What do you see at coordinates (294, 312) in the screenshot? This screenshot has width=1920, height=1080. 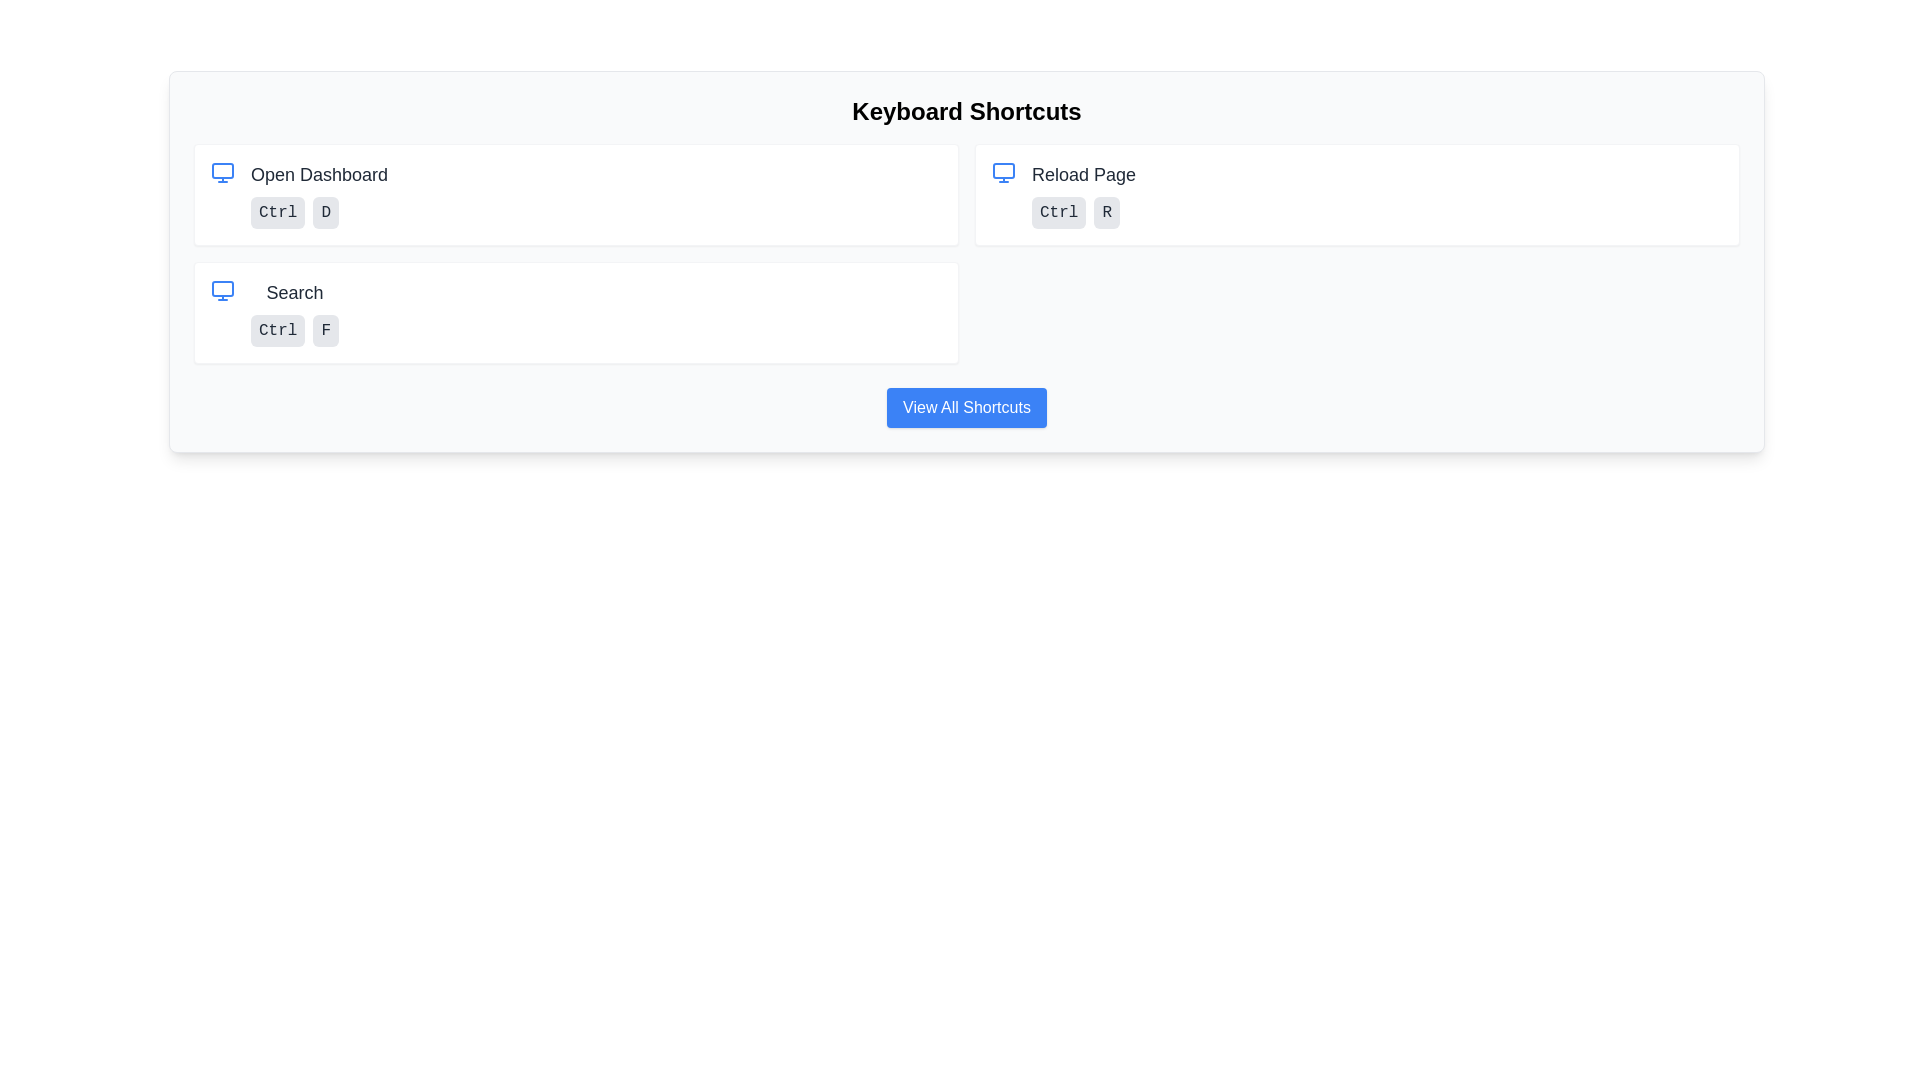 I see `the 'Ctrl' button in the Shortcut description item that reads 'Search' with the keyboard shortcuts 'Ctrl' and 'F'` at bounding box center [294, 312].